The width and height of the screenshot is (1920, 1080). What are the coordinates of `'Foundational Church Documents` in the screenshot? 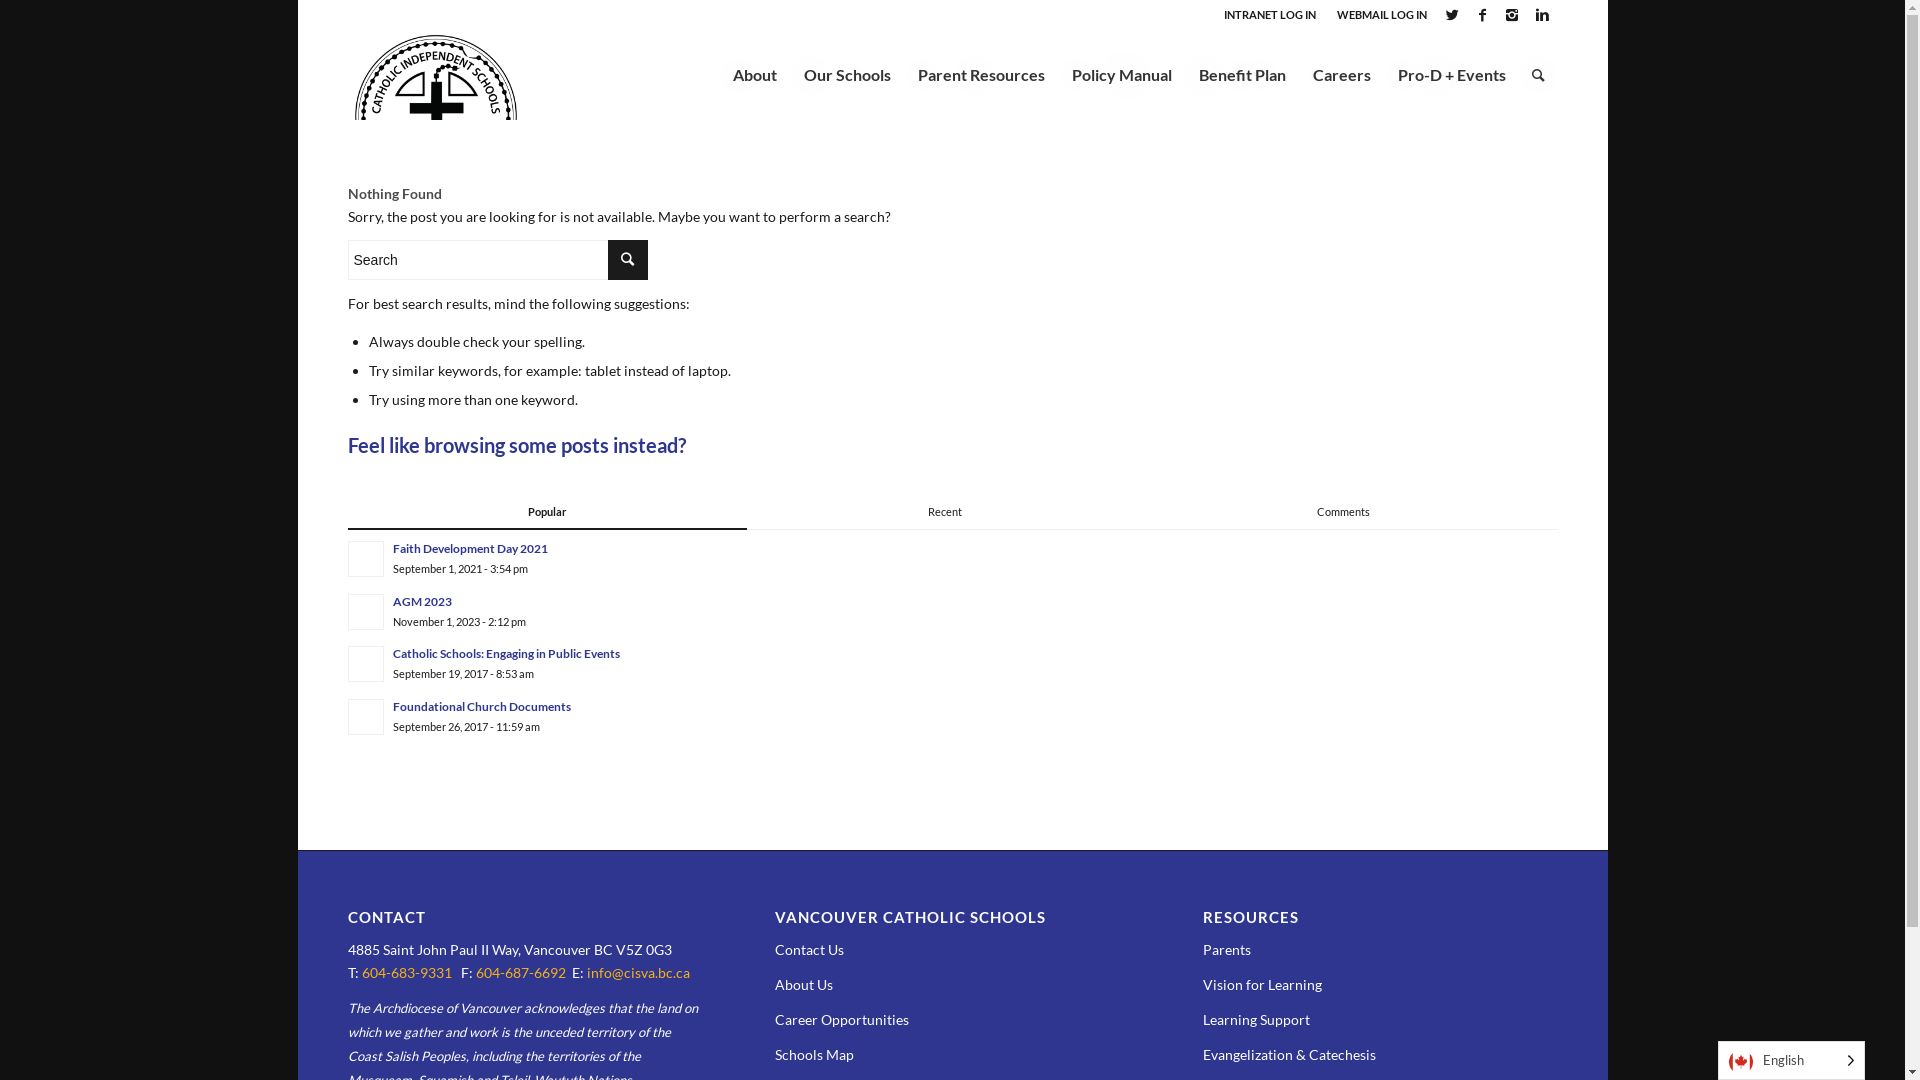 It's located at (347, 715).